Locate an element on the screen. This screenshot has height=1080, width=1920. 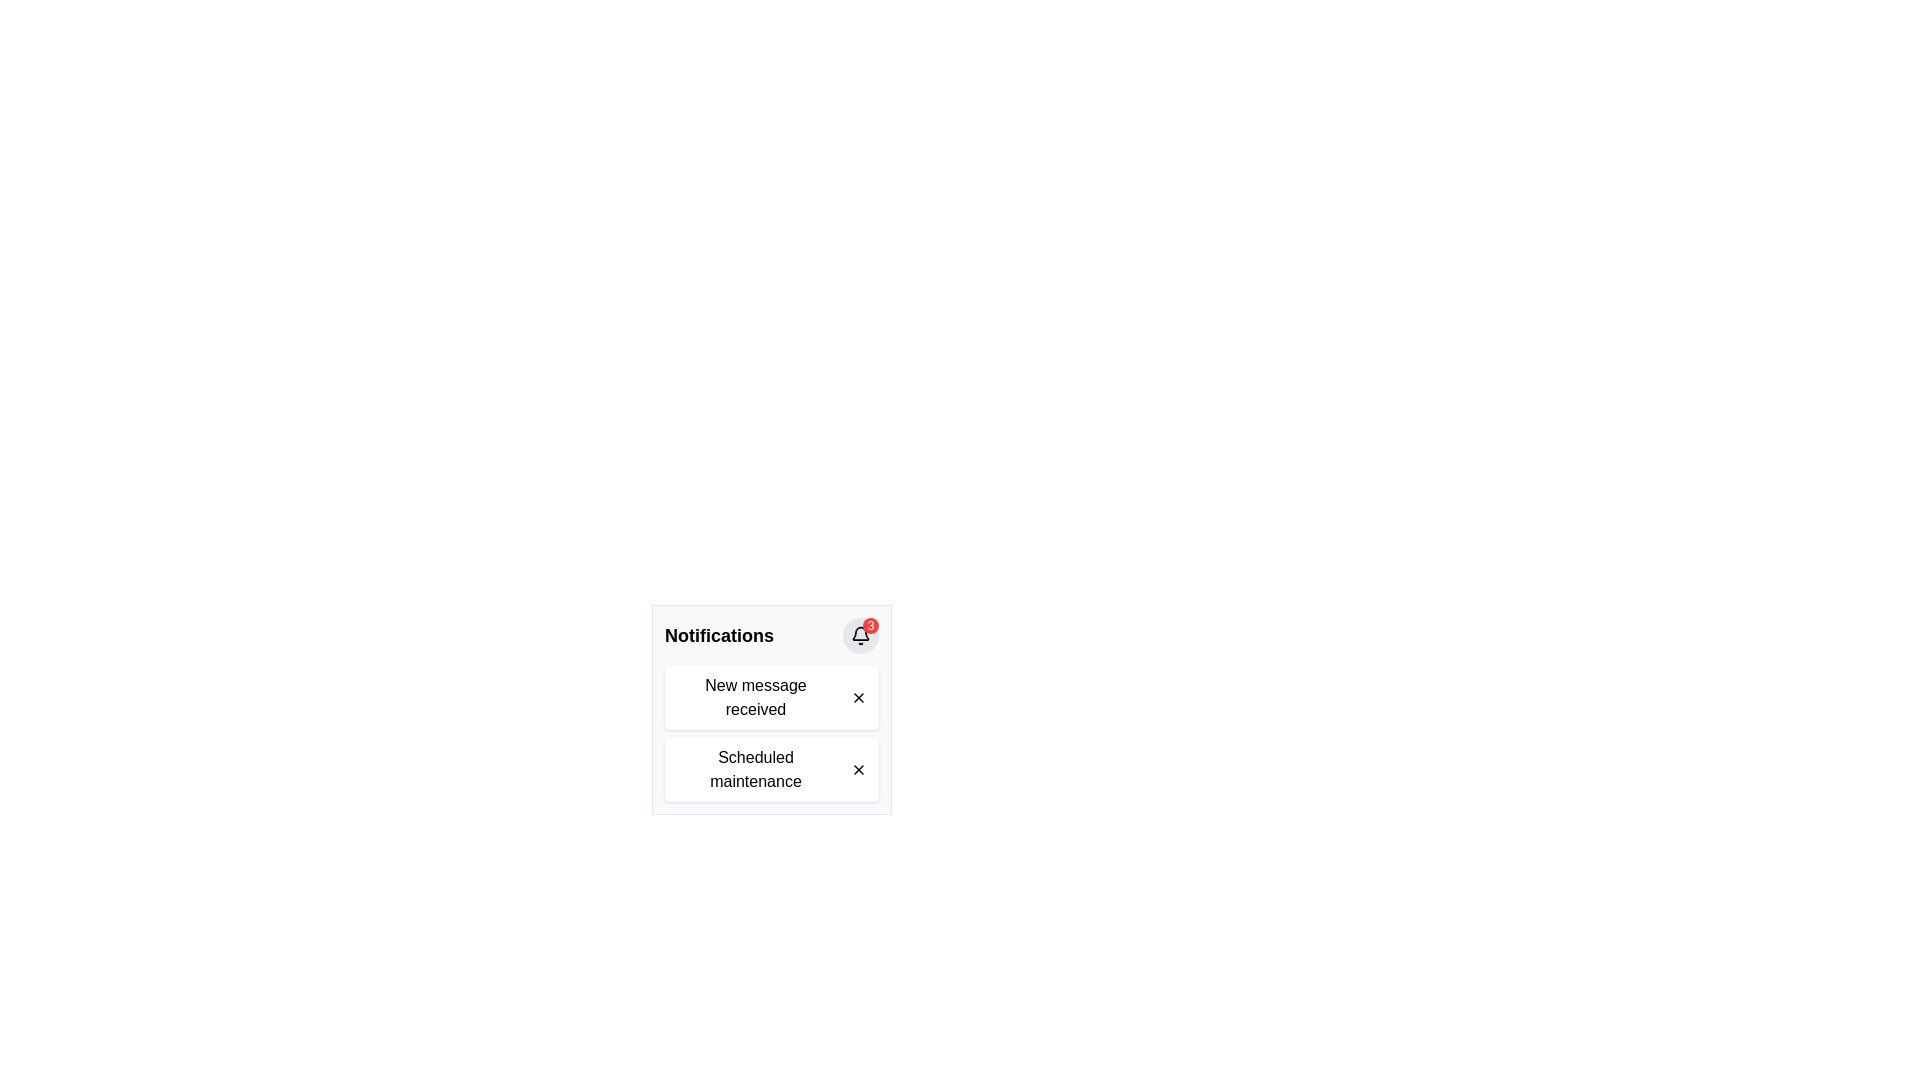
the Notification indicator located at the top-right corner of the bell icon button, which displays the number of unread notifications is located at coordinates (870, 624).